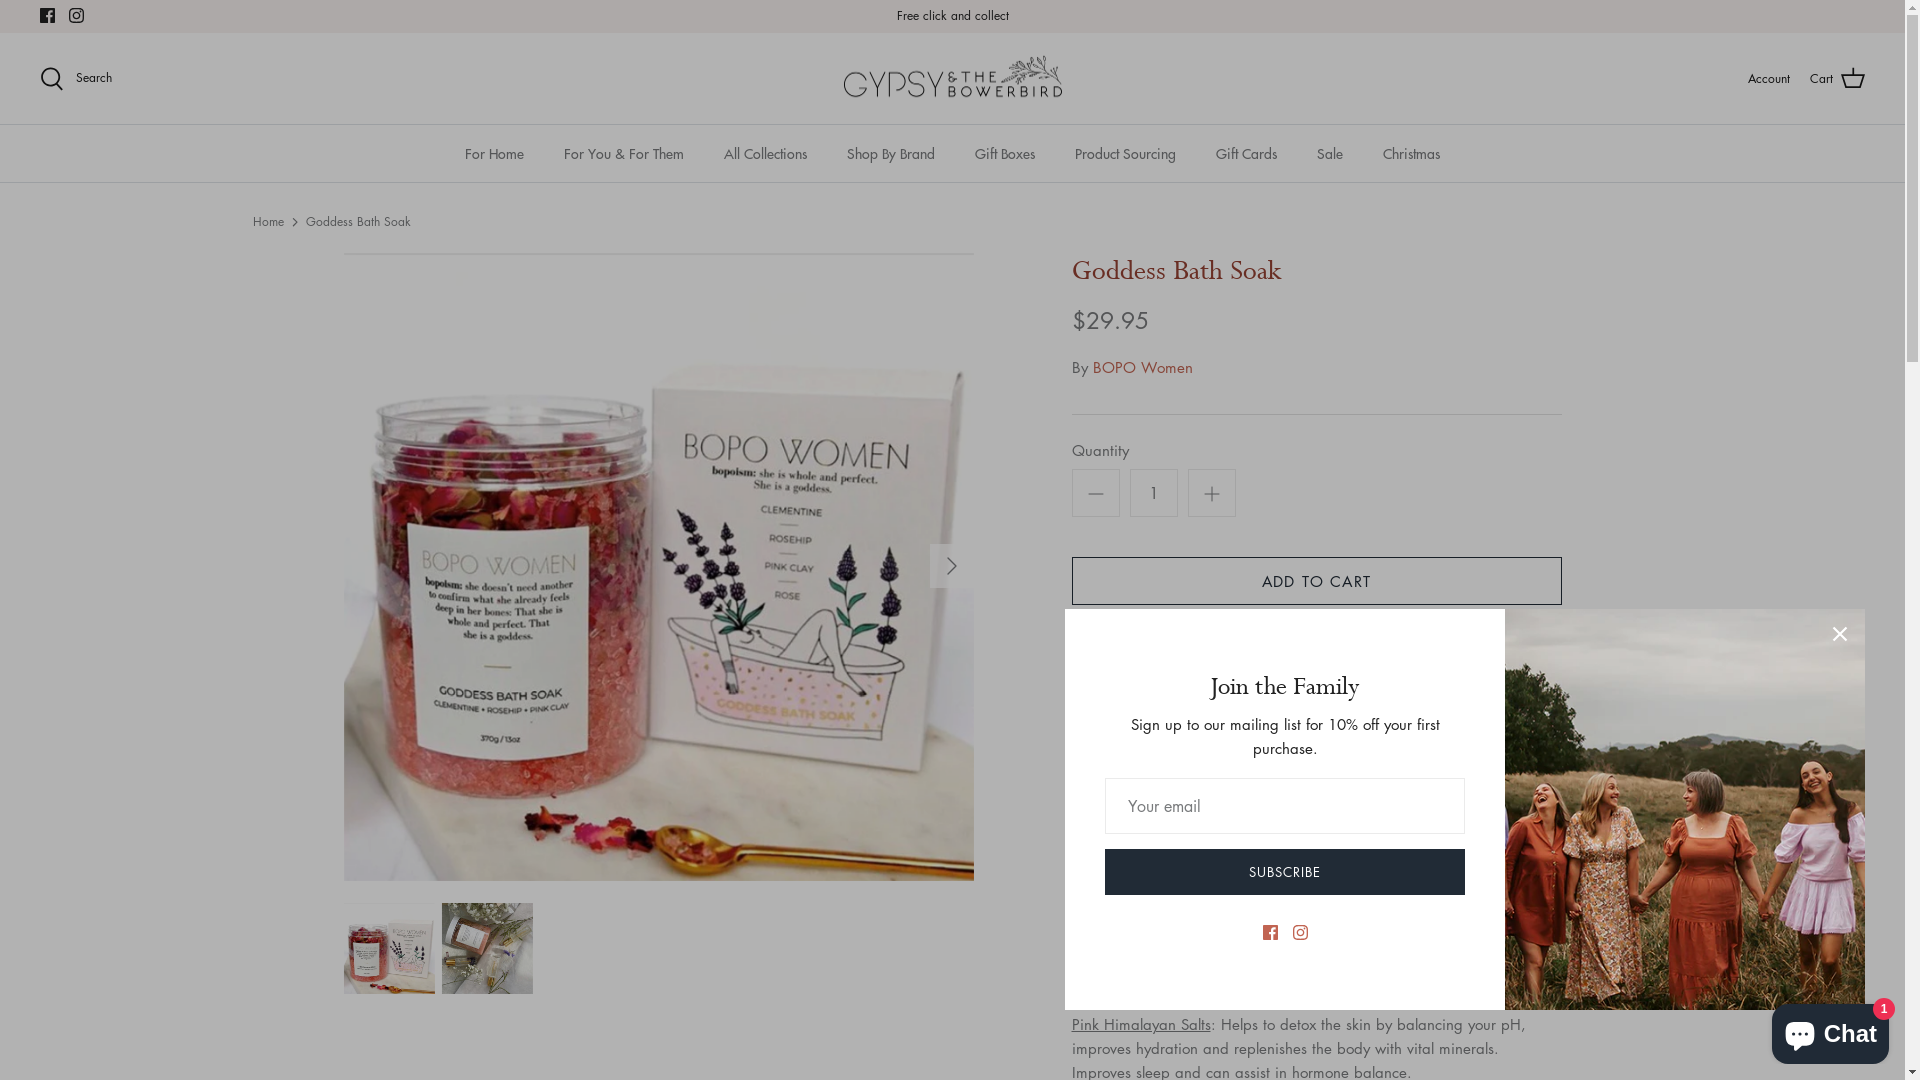 The width and height of the screenshot is (1920, 1080). Describe the element at coordinates (1830, 1029) in the screenshot. I see `'Shopify online store chat'` at that location.